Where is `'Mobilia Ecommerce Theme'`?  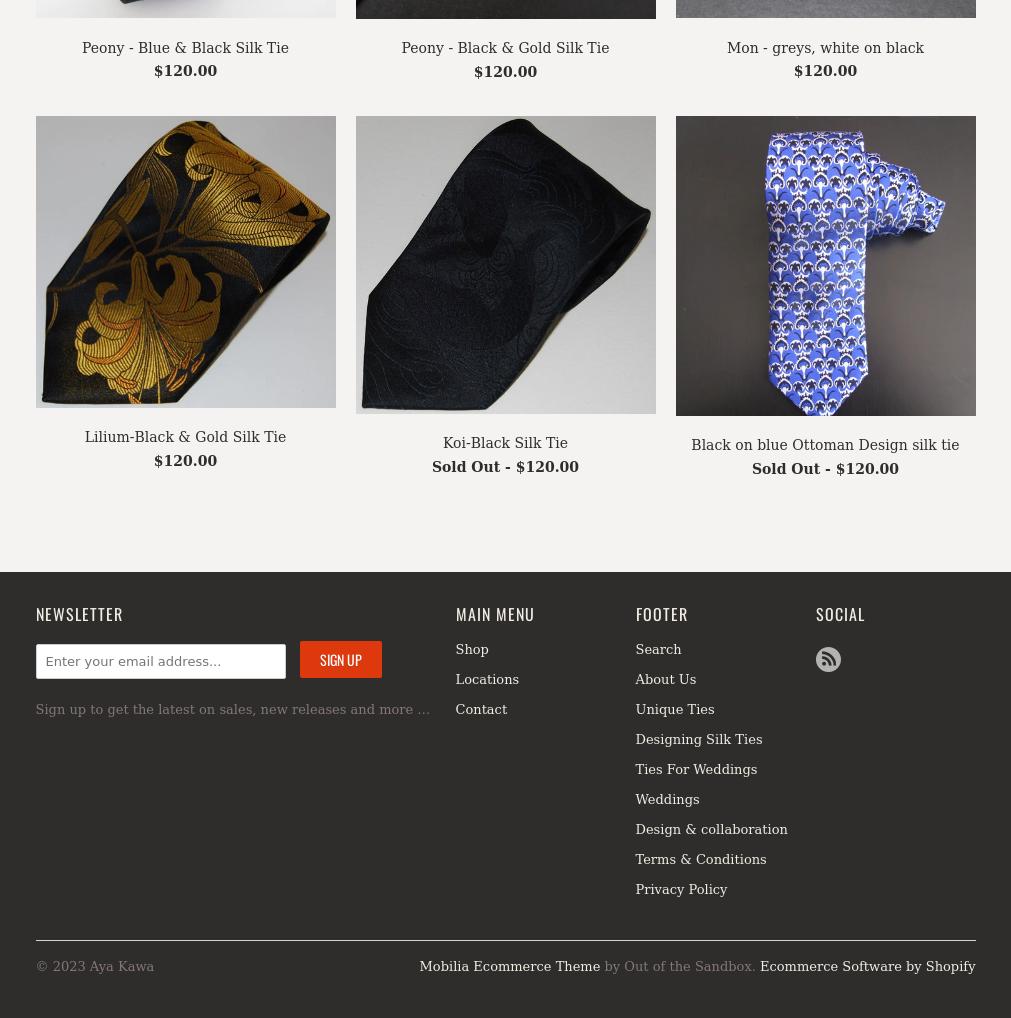
'Mobilia Ecommerce Theme' is located at coordinates (417, 964).